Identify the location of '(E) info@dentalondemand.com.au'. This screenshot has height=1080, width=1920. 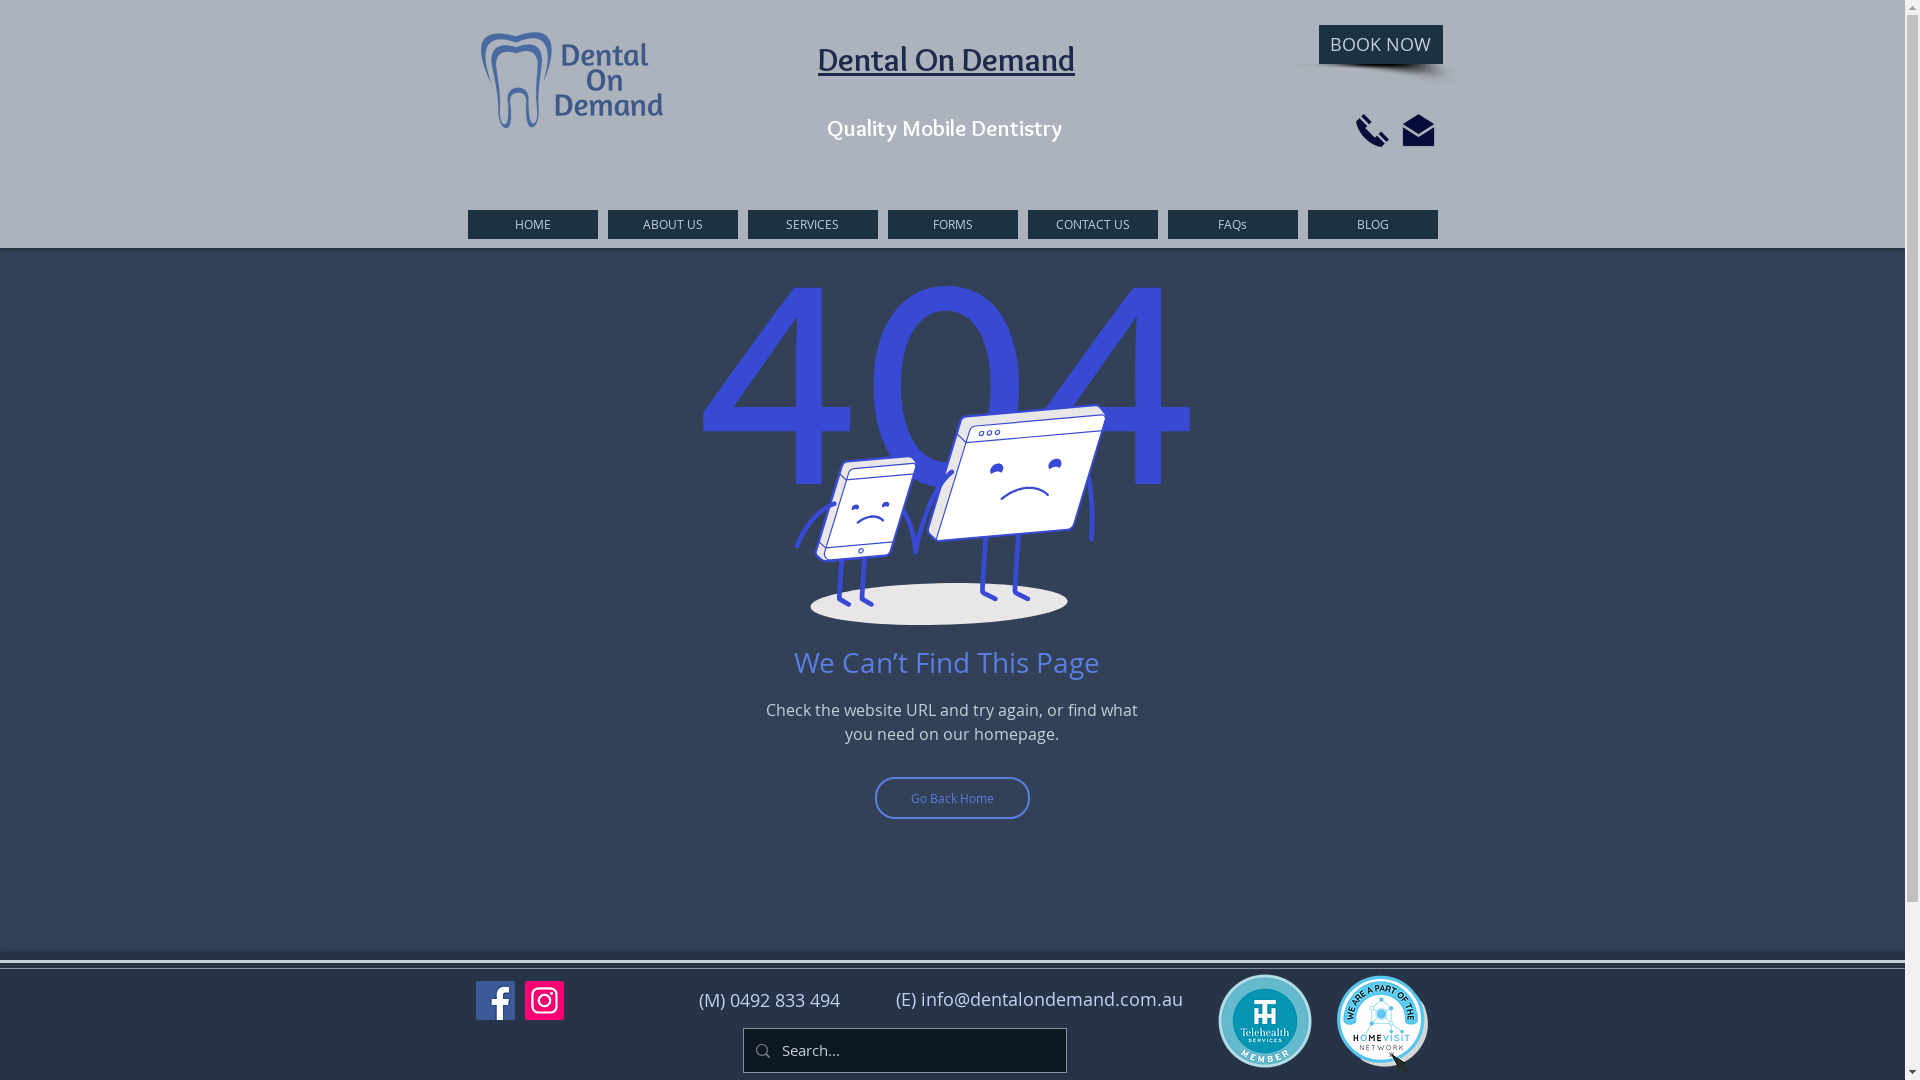
(1039, 999).